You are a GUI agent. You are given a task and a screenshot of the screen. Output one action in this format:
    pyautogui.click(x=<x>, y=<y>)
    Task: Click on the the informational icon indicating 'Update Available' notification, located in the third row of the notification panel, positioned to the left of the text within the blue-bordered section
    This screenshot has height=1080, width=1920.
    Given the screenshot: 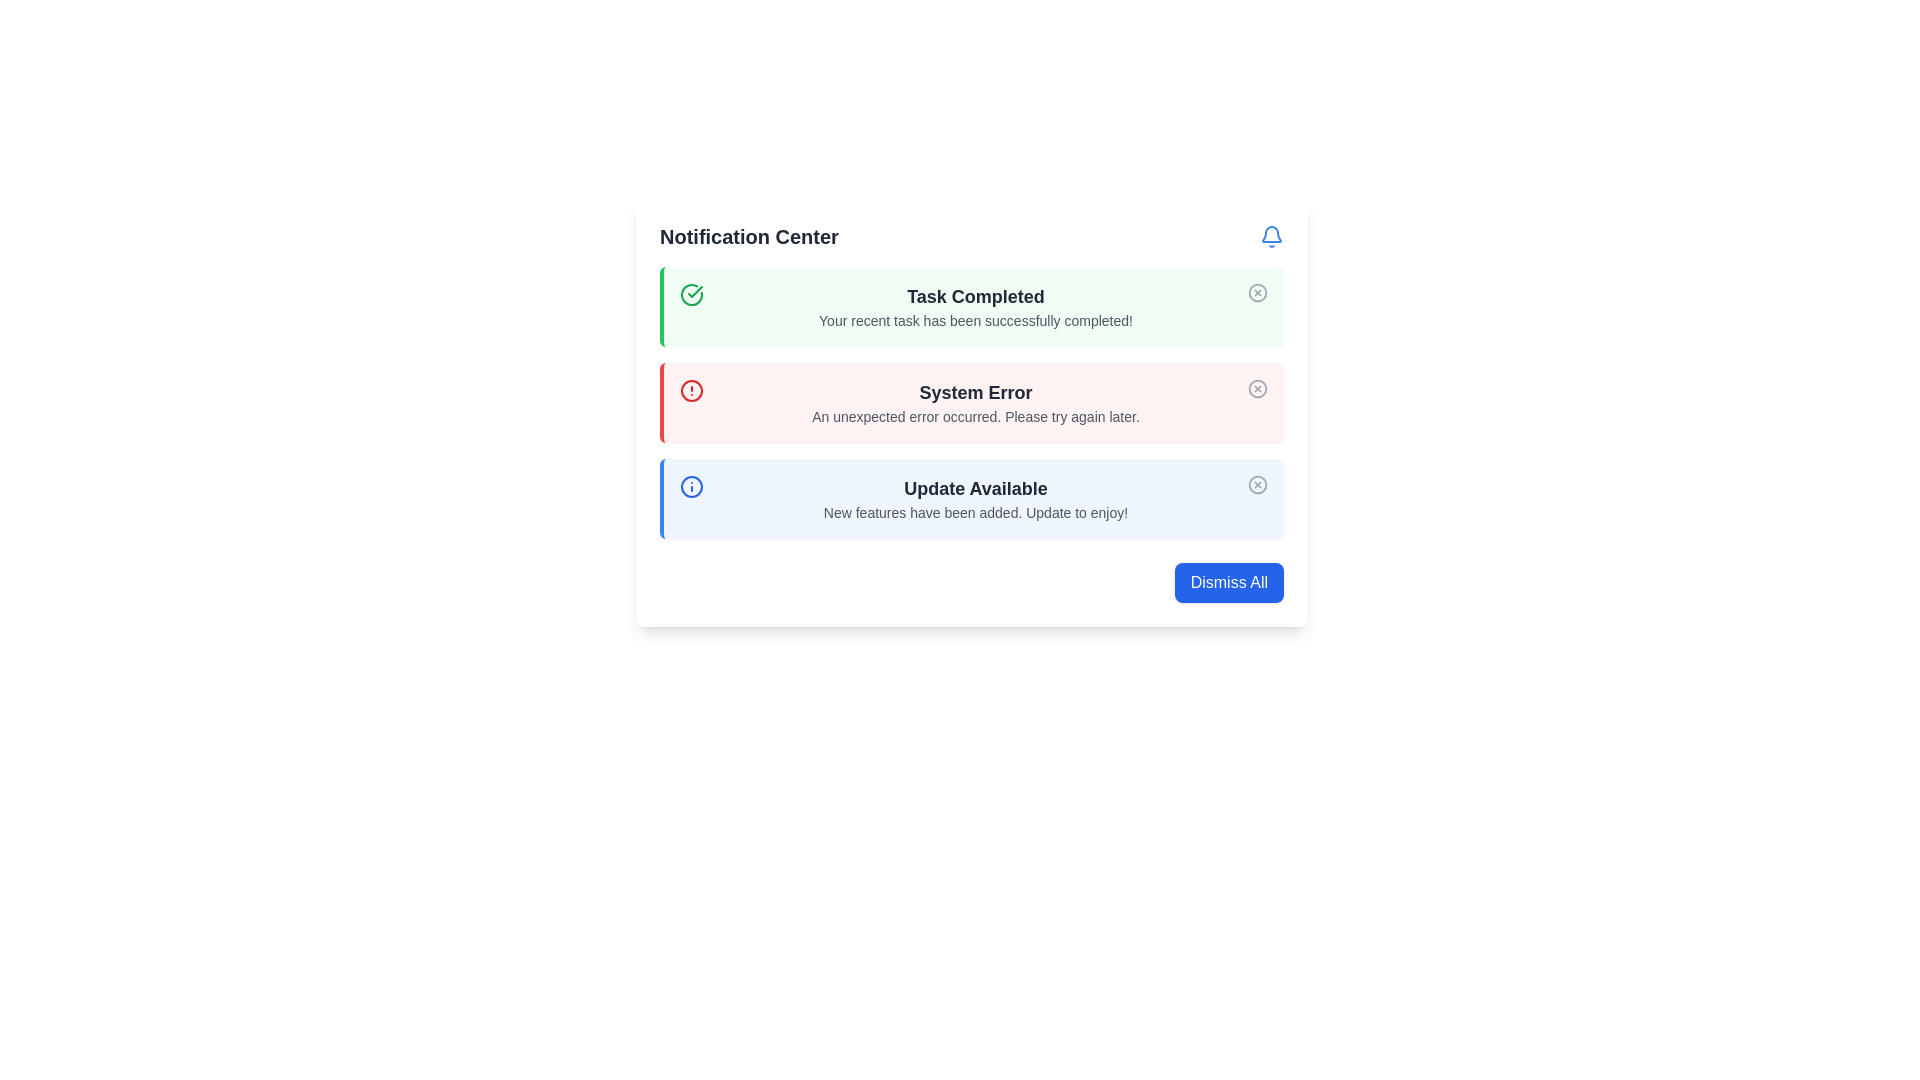 What is the action you would take?
    pyautogui.click(x=691, y=486)
    